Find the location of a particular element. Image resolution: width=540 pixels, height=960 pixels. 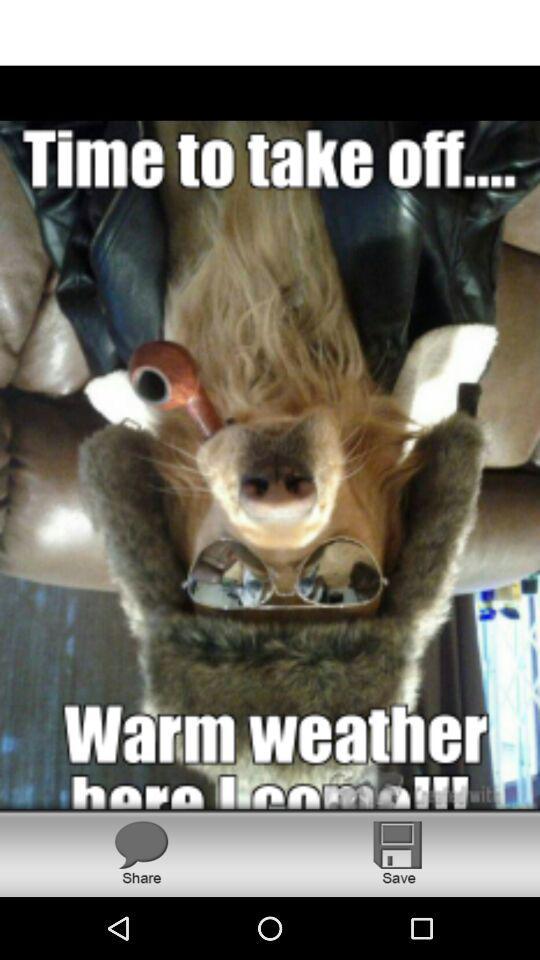

share the picture is located at coordinates (140, 851).